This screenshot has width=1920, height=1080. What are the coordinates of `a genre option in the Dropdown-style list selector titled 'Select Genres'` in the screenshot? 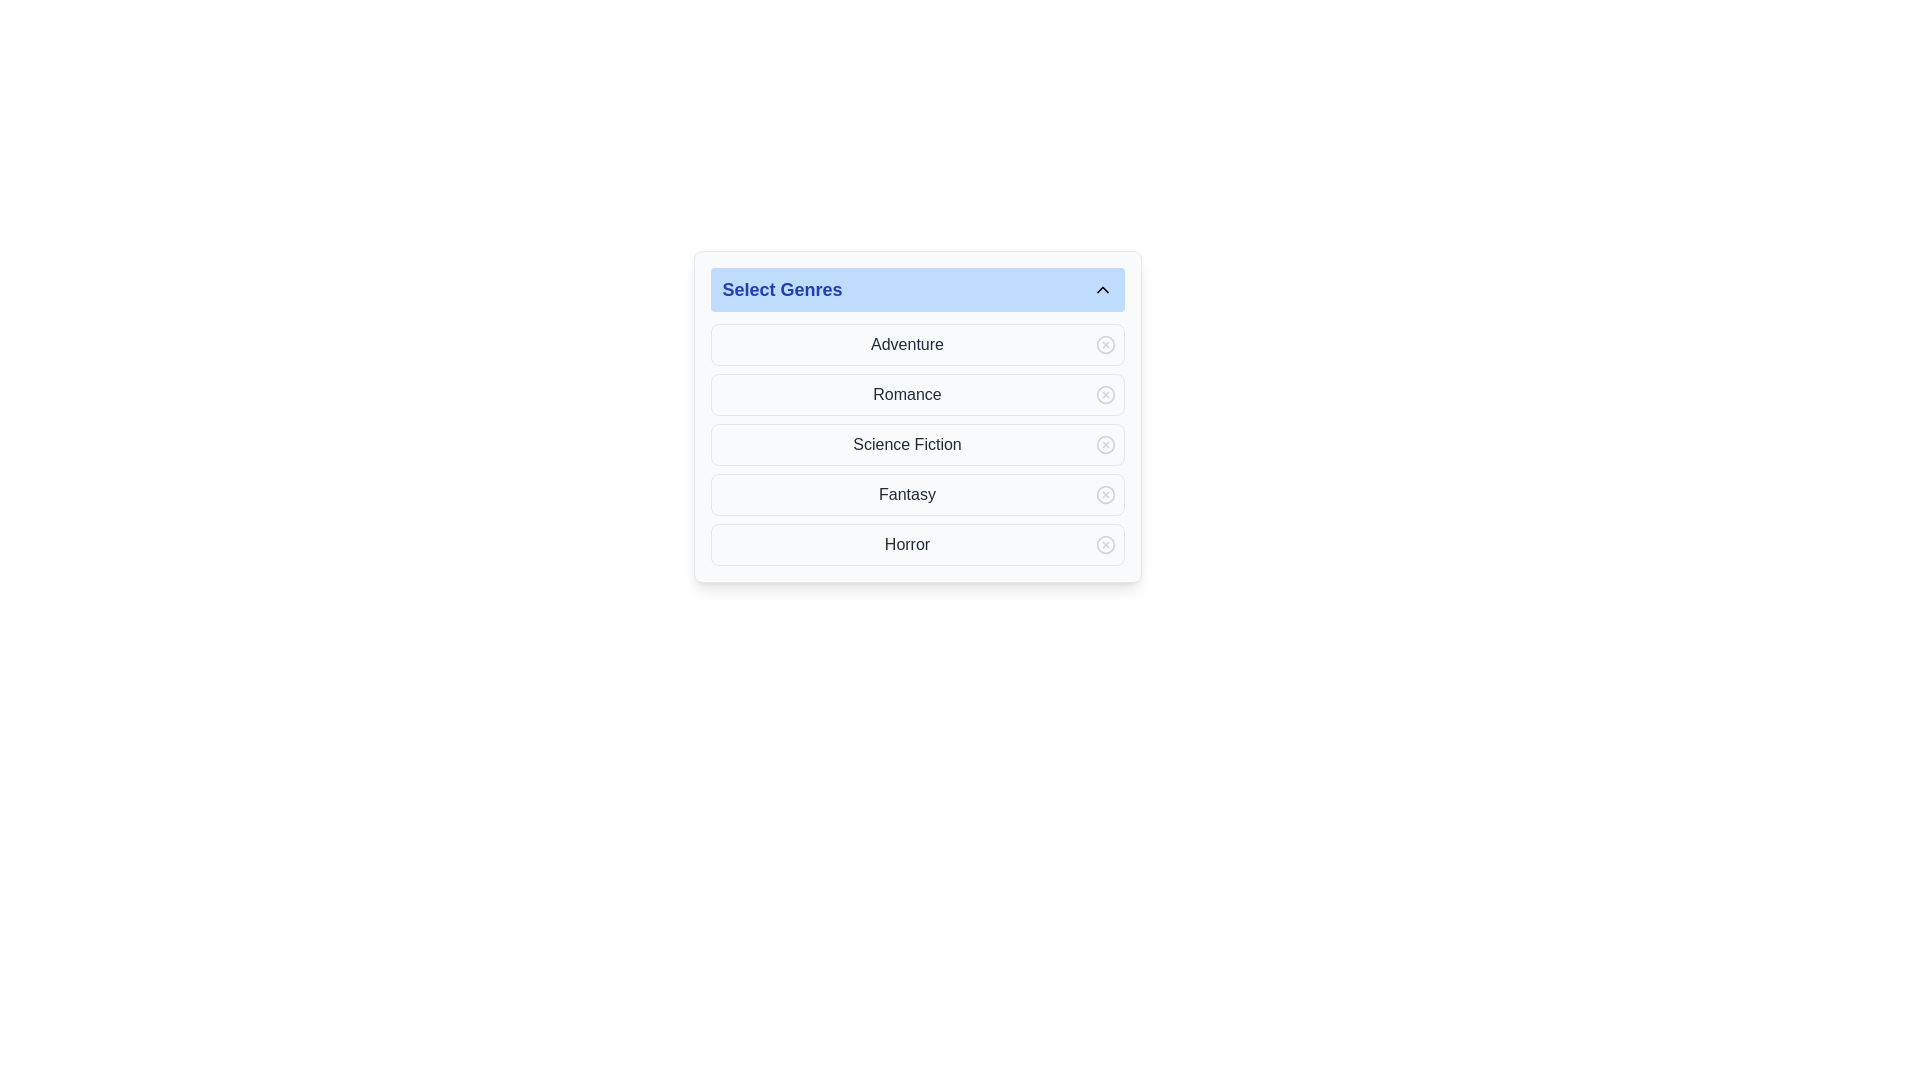 It's located at (916, 415).